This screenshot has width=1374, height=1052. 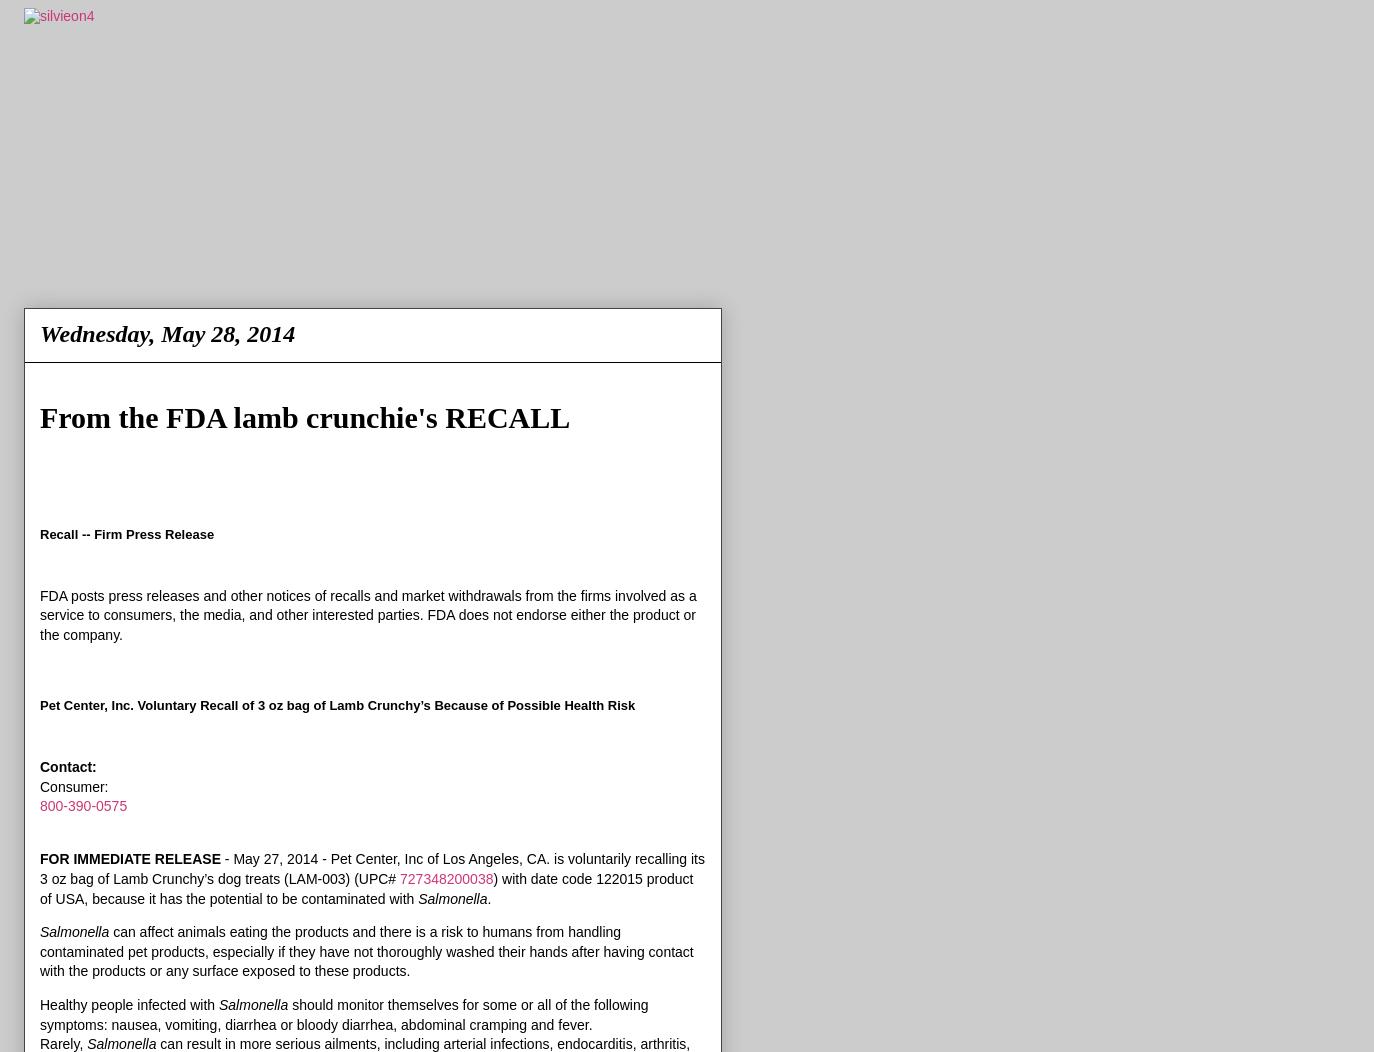 I want to click on 'Contact:', so click(x=38, y=764).